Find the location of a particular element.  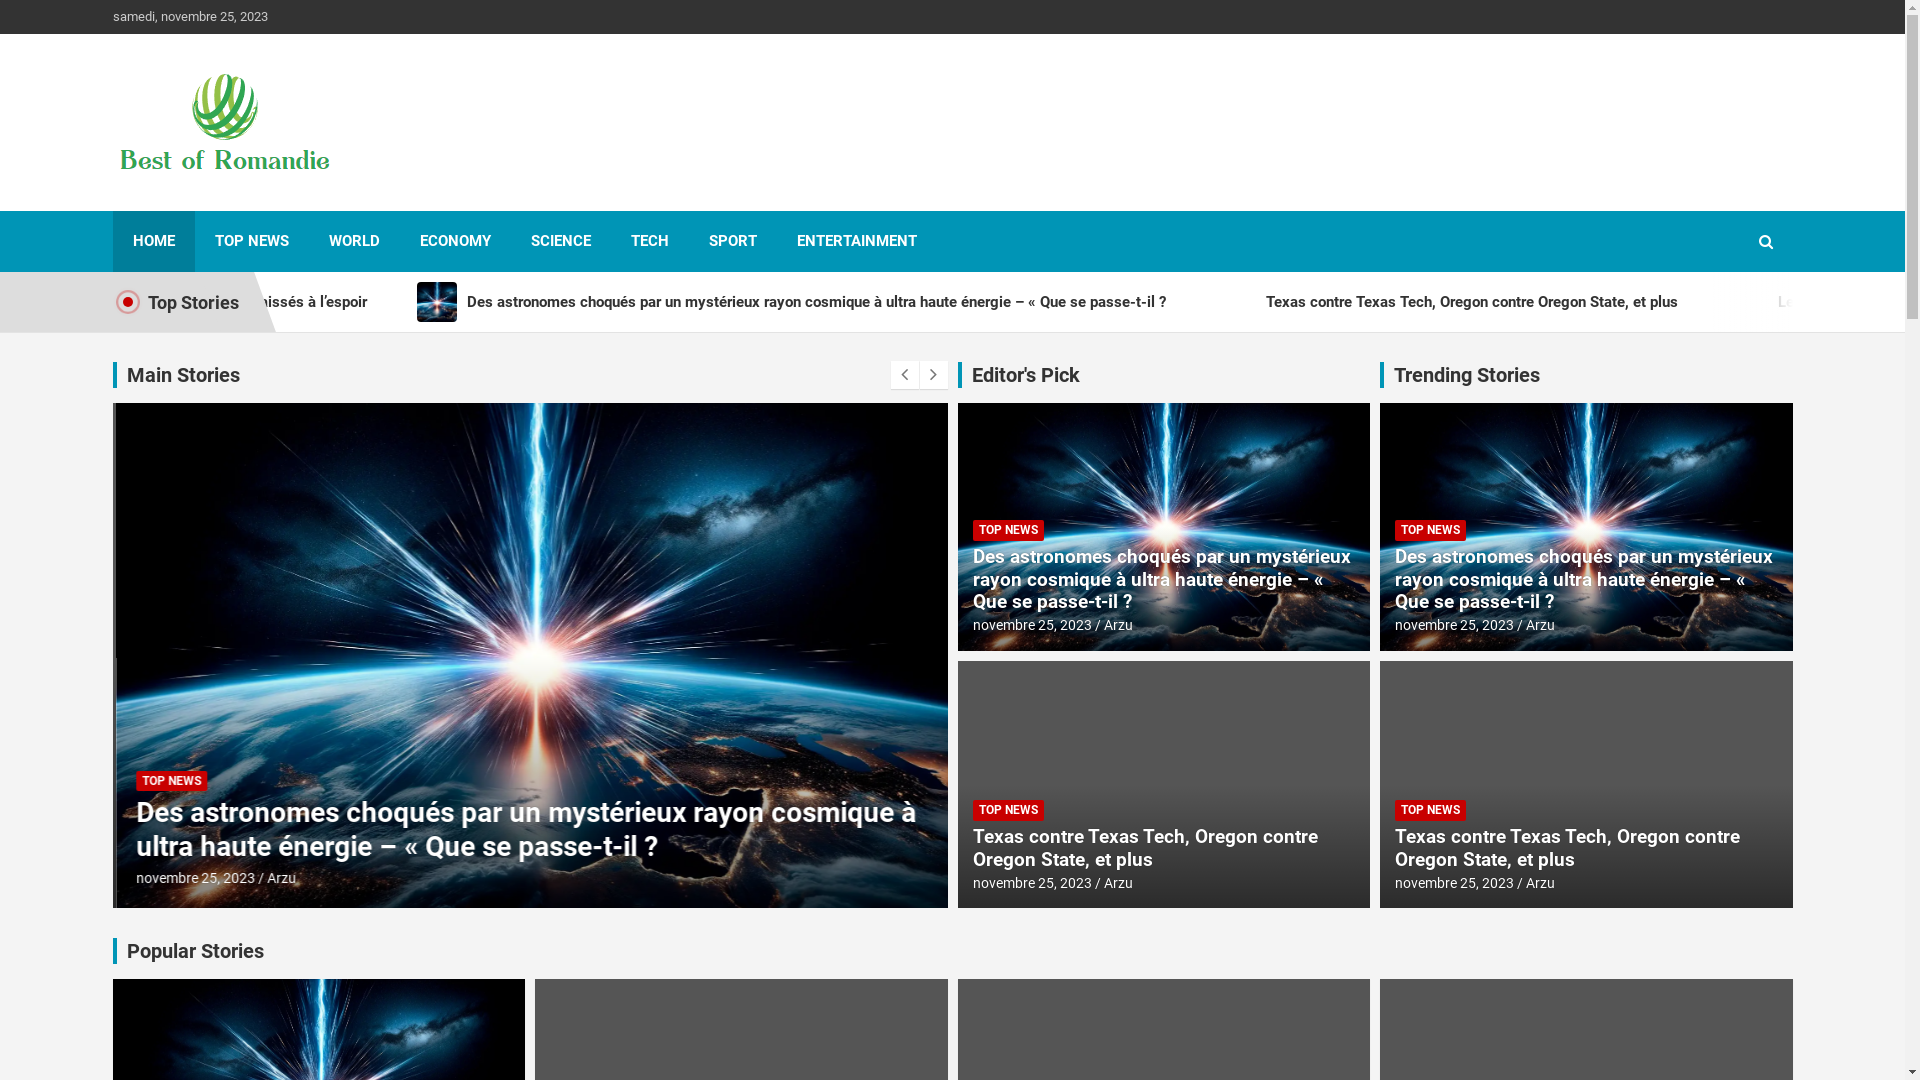

'ECONOMY' is located at coordinates (454, 240).